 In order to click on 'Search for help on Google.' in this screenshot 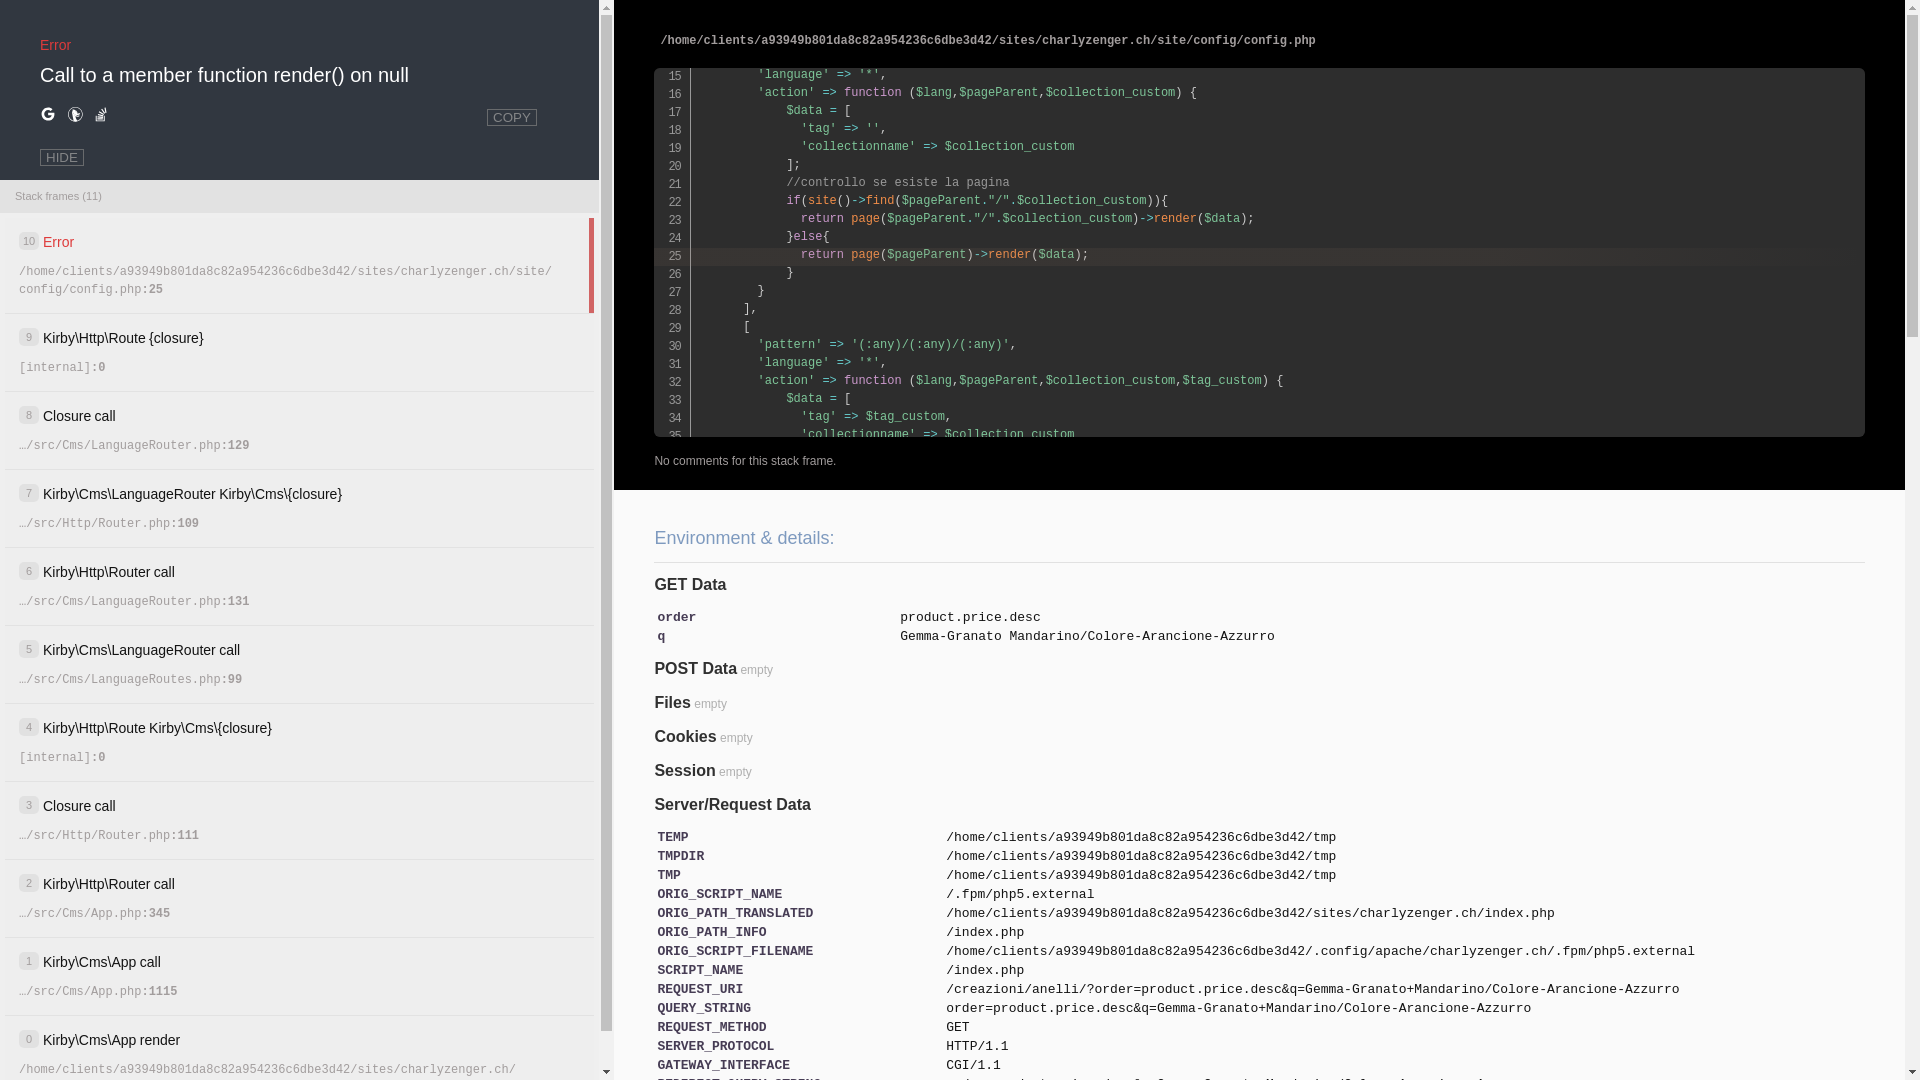, I will do `click(48, 115)`.